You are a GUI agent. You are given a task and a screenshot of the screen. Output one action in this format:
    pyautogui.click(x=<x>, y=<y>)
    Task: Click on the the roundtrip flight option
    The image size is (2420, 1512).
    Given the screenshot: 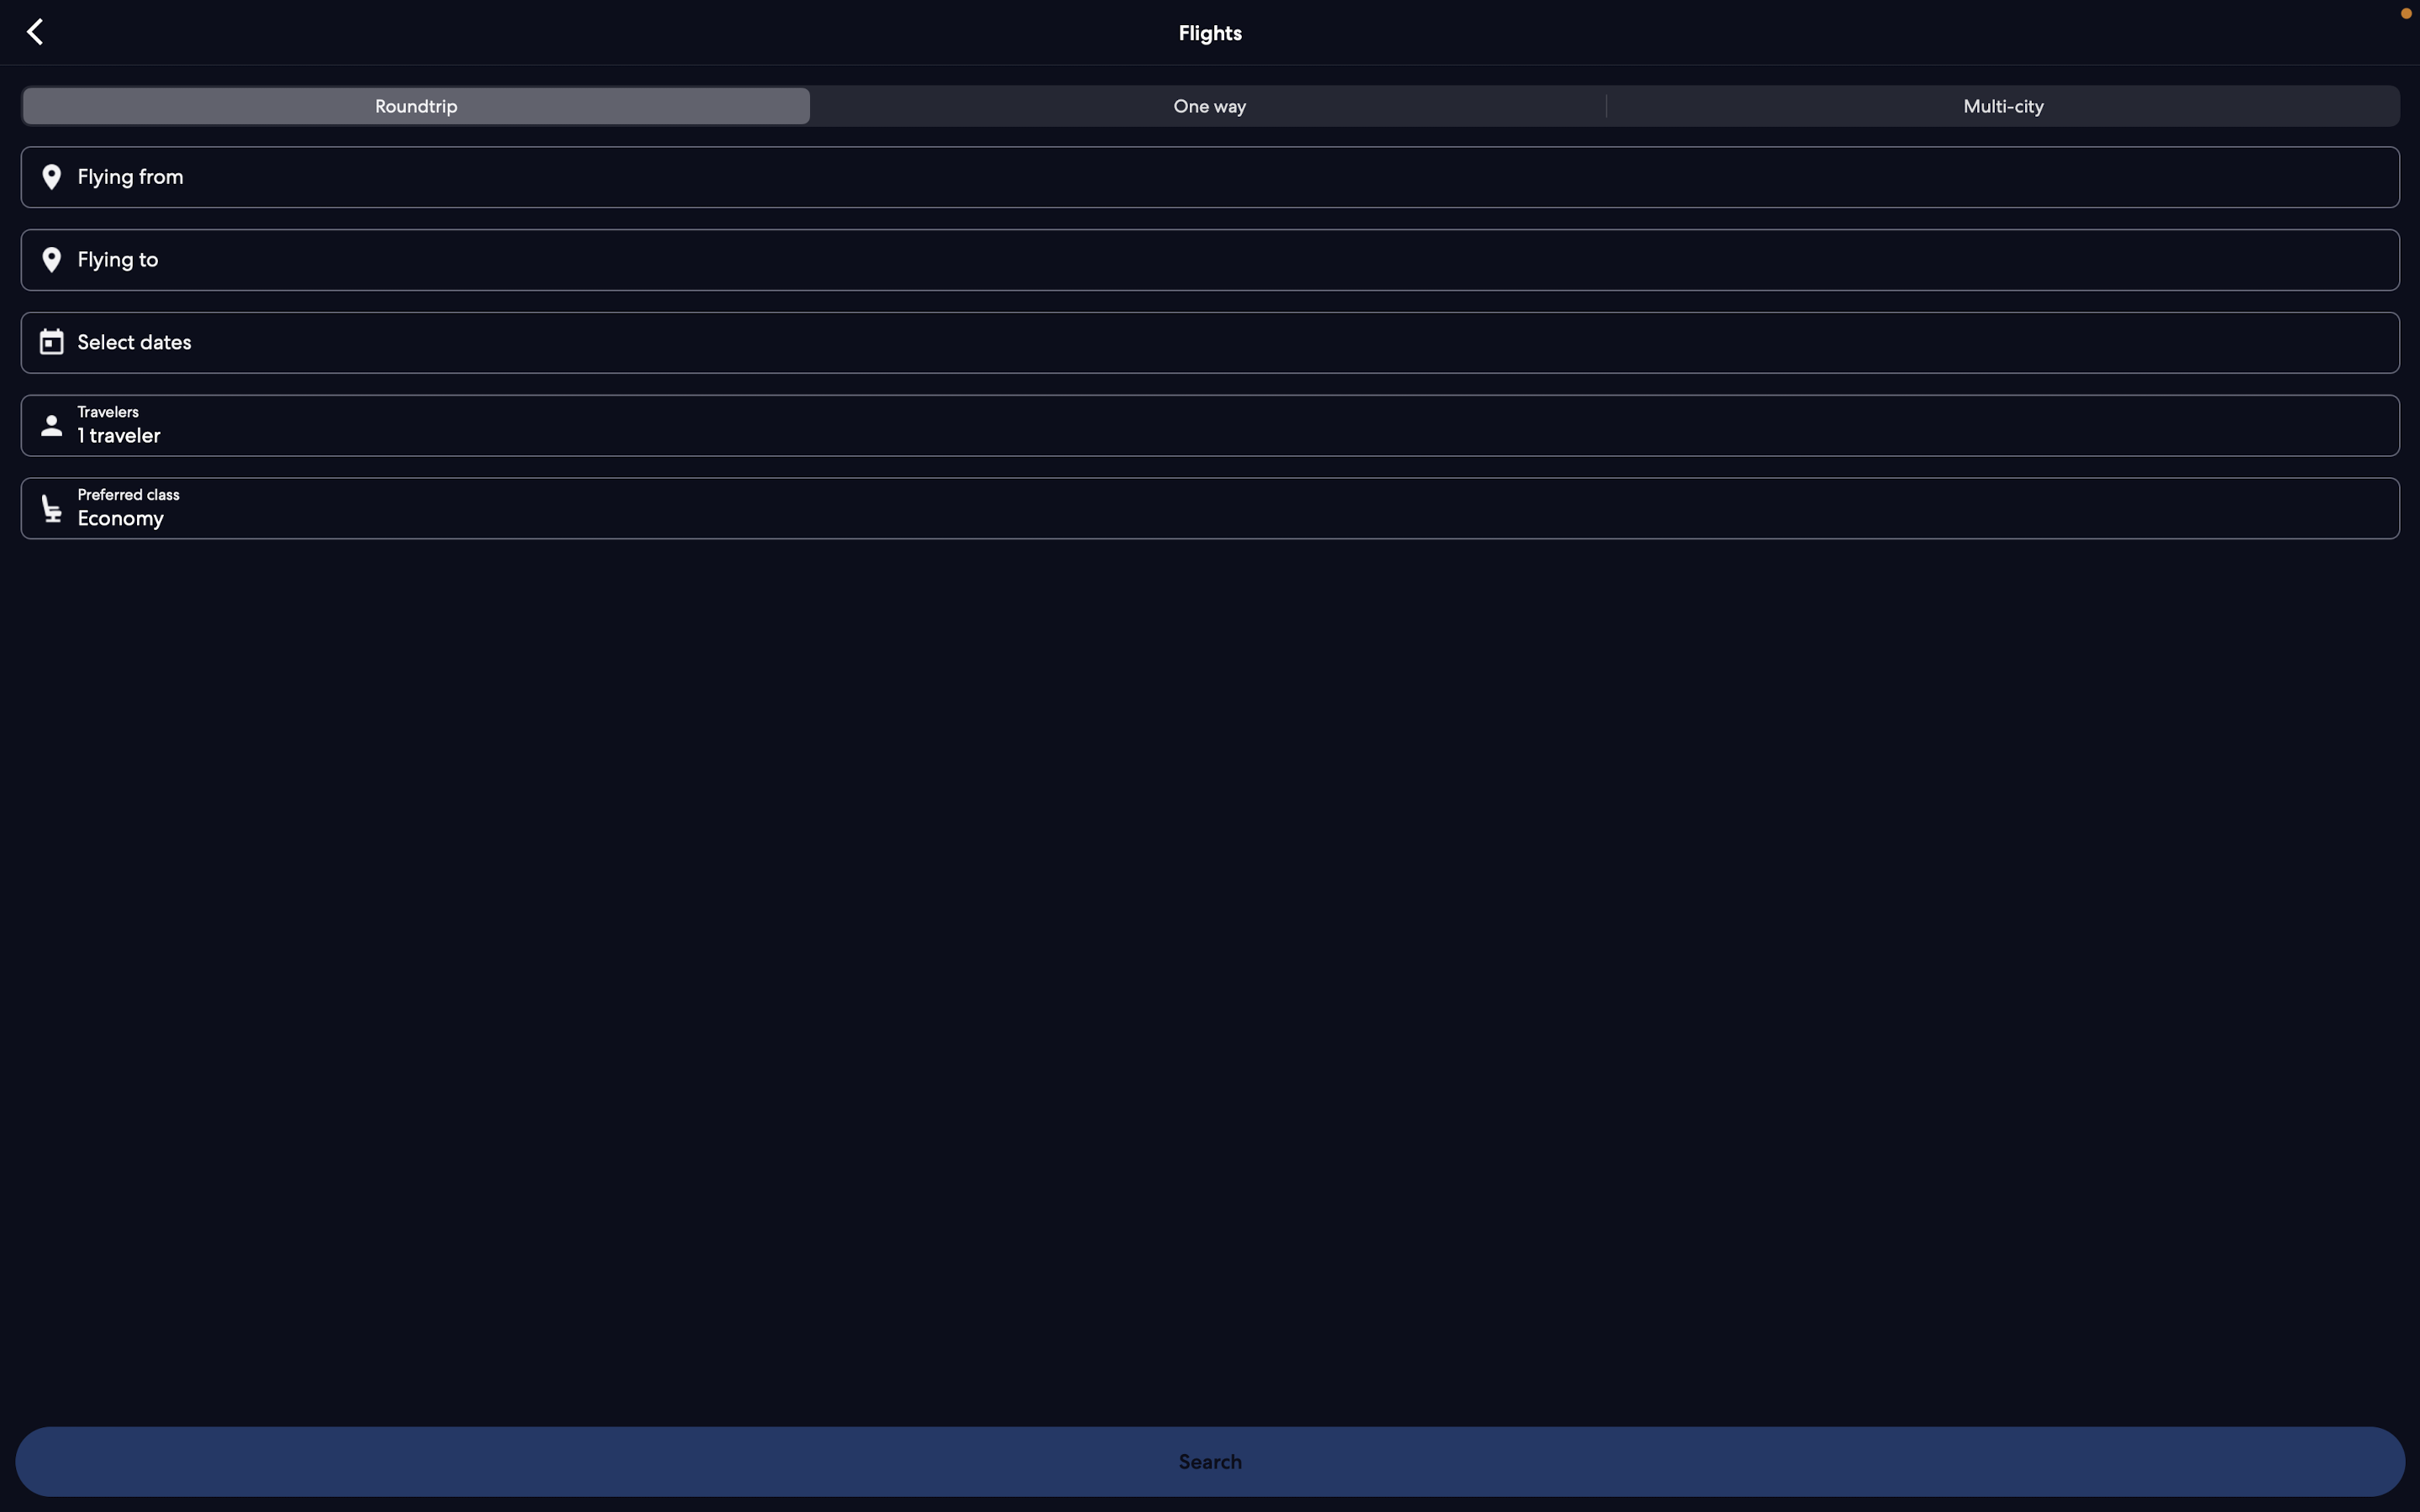 What is the action you would take?
    pyautogui.click(x=418, y=107)
    